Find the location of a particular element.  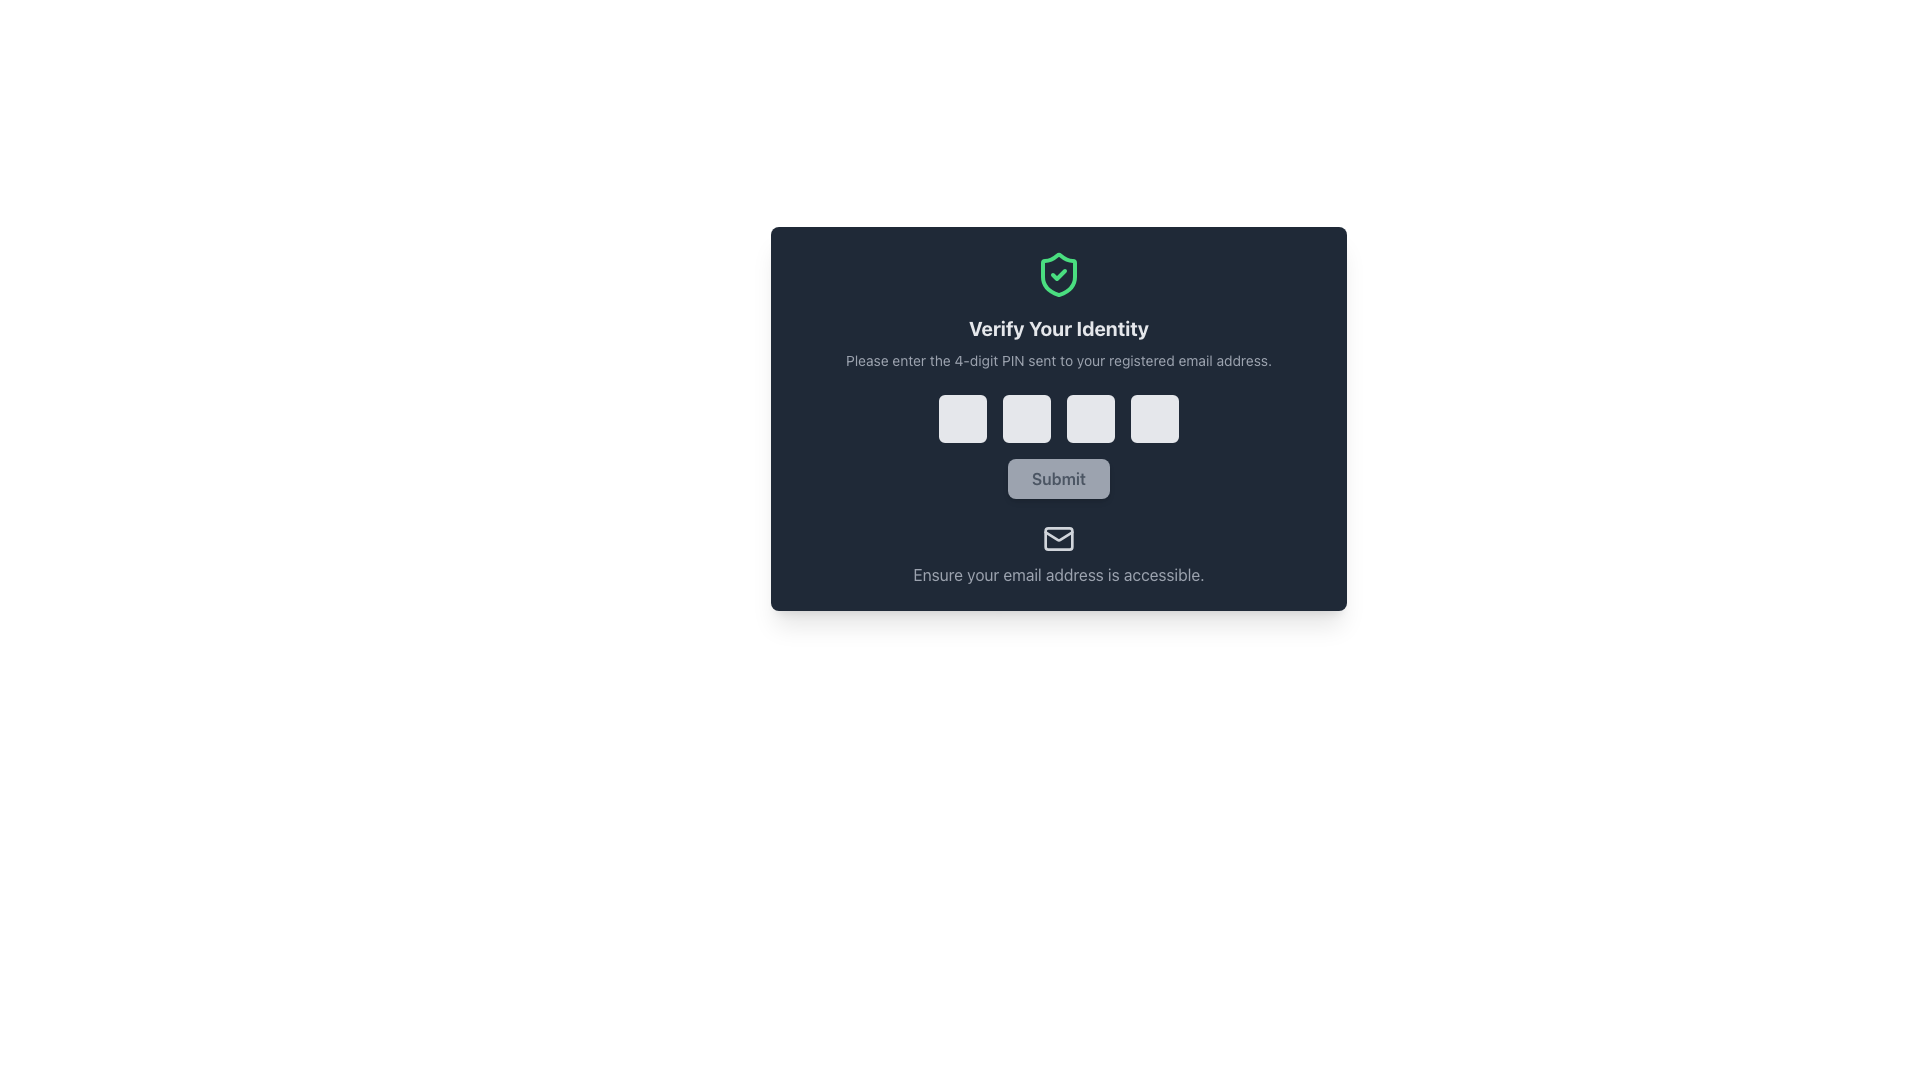

the 'Submit' button with a grey background located centrally at the bottom of the PIN entry layout to attempt submission is located at coordinates (1058, 478).